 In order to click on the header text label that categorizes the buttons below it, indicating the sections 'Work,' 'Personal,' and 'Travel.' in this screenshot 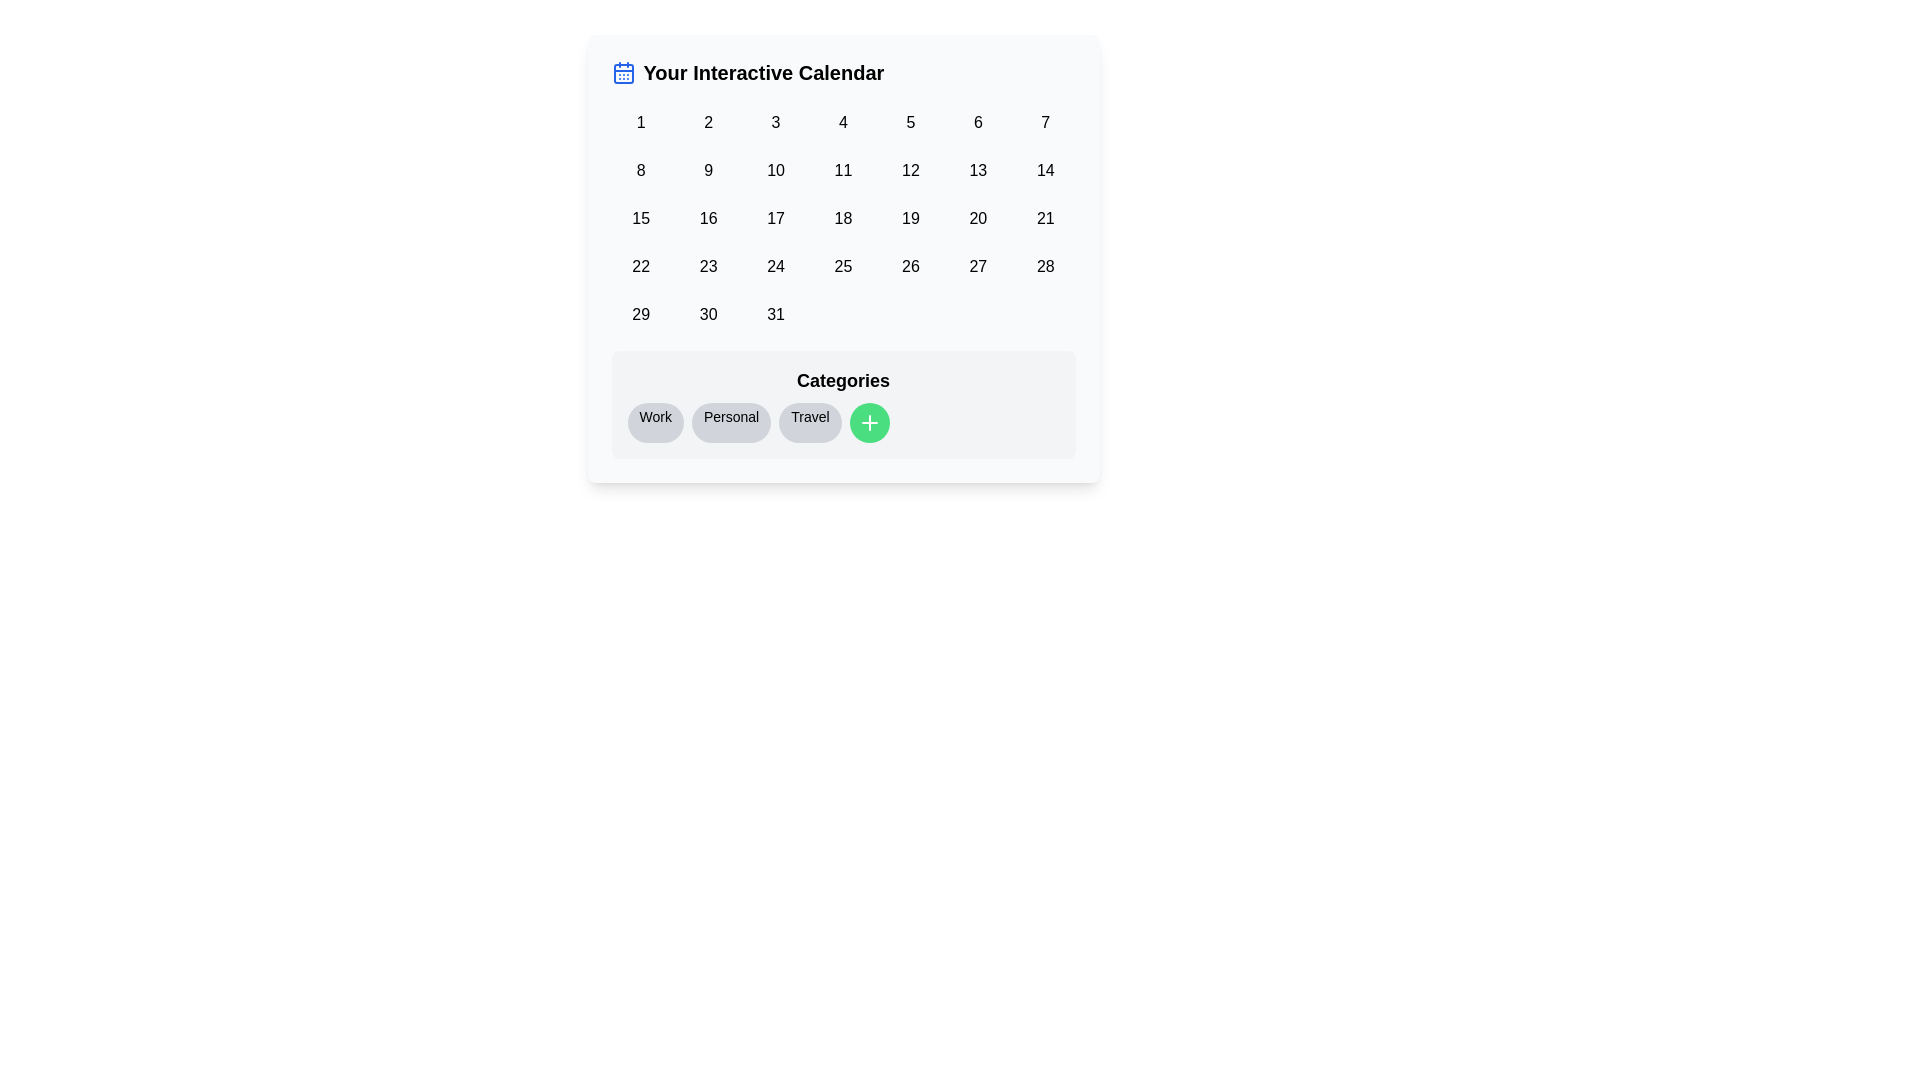, I will do `click(843, 381)`.